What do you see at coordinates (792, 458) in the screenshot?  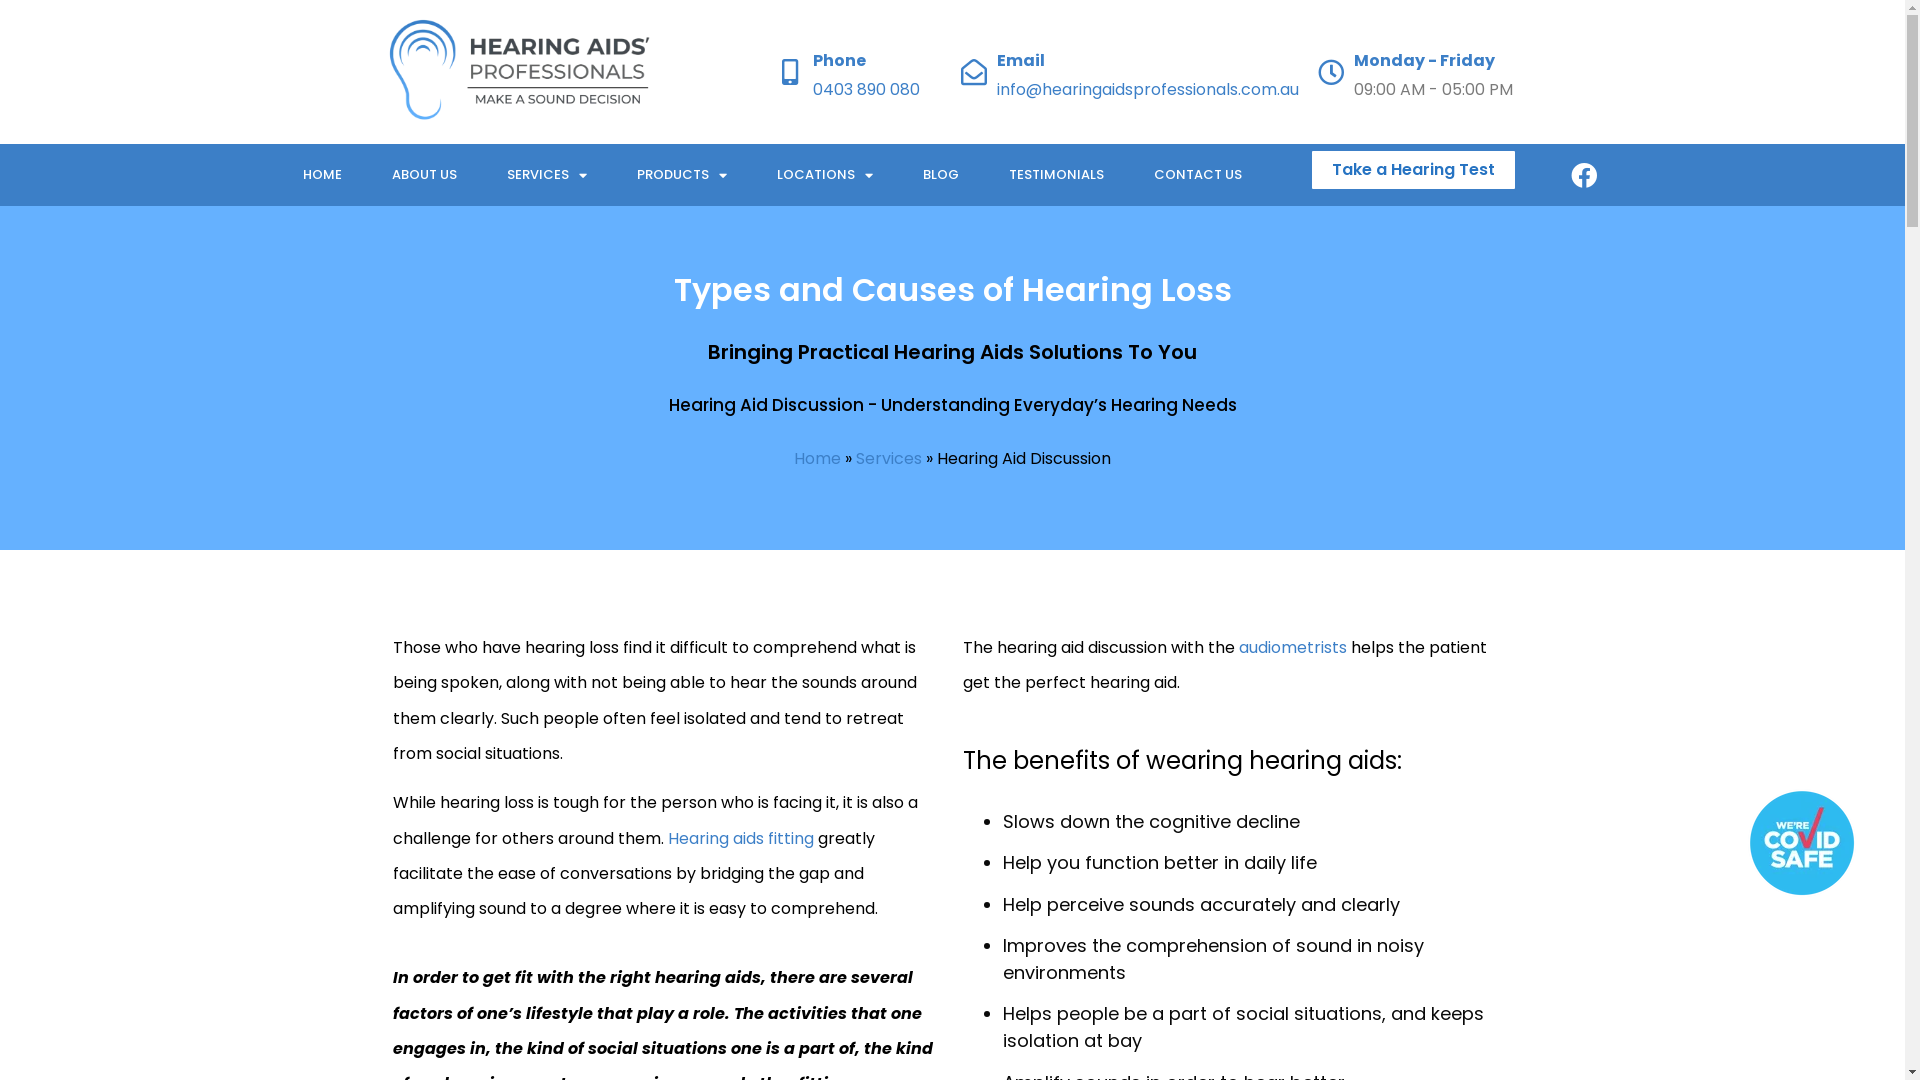 I see `'Home'` at bounding box center [792, 458].